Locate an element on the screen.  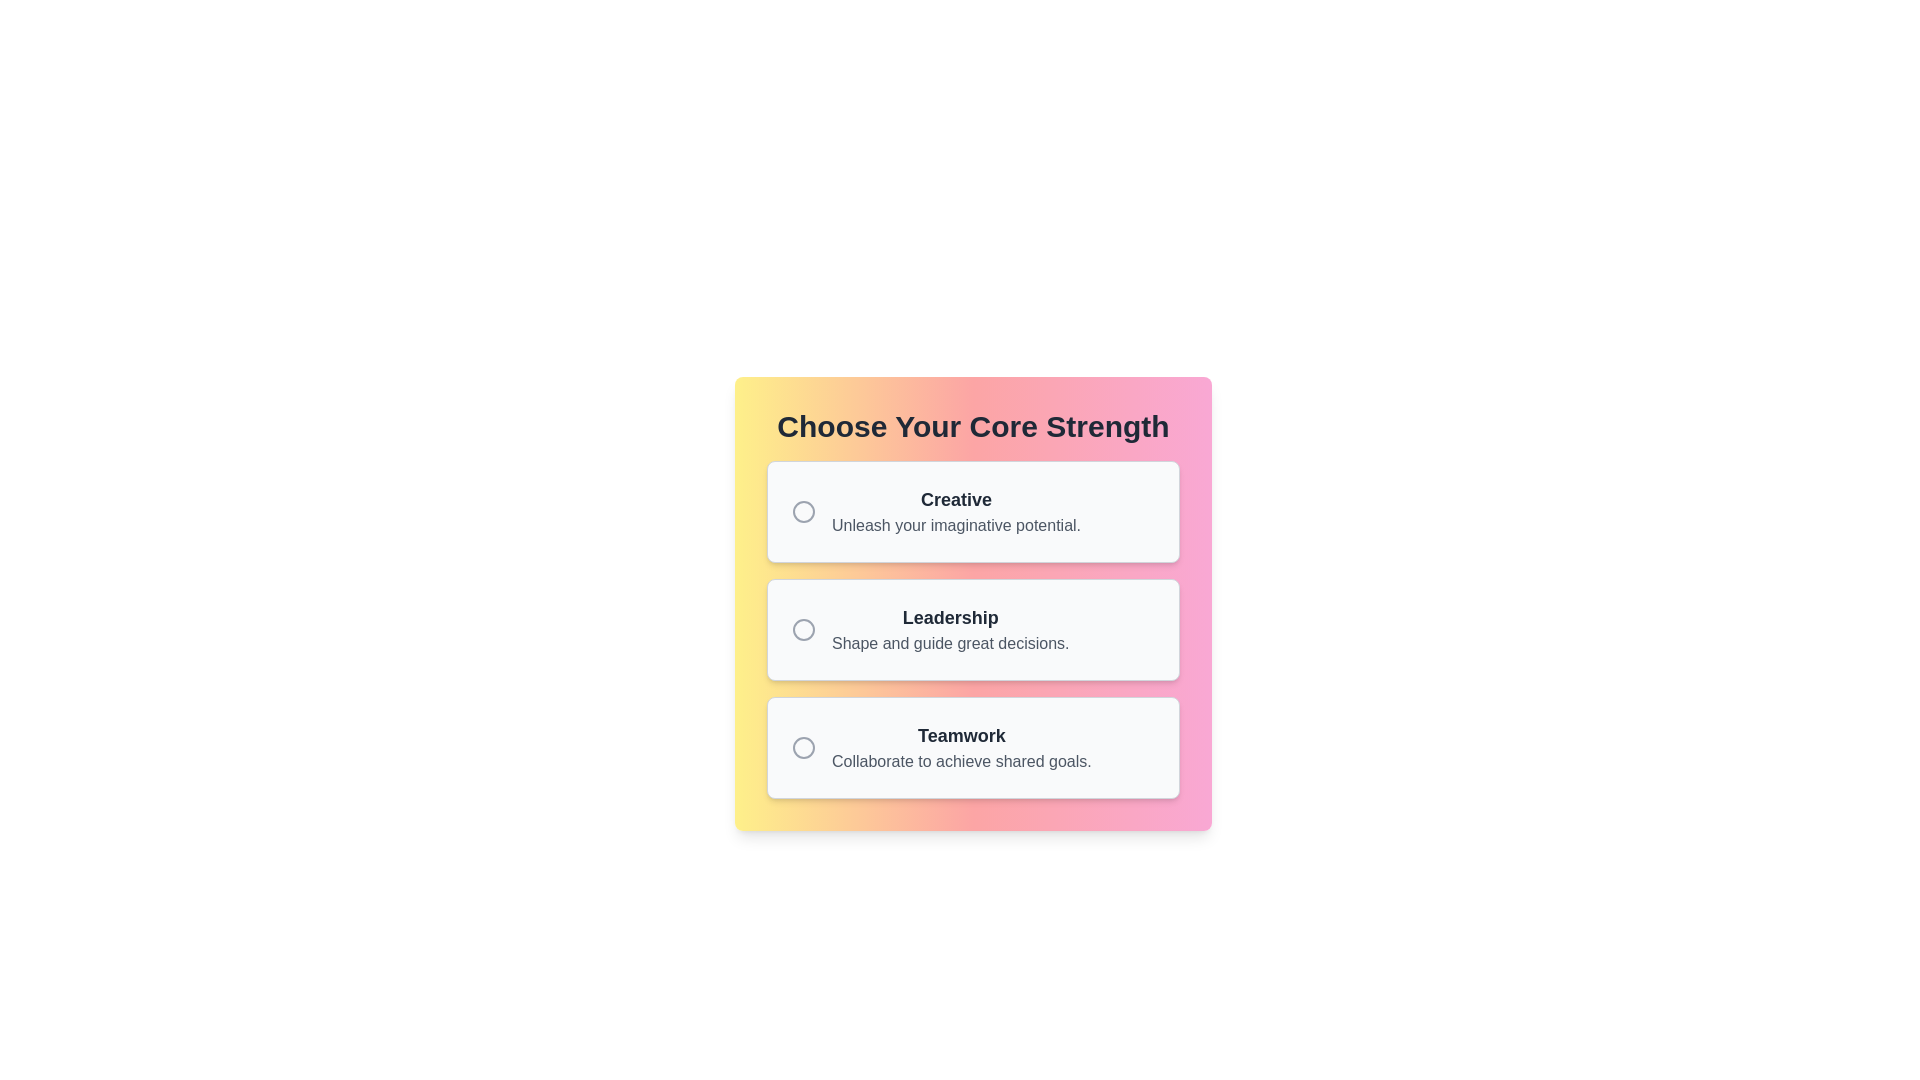
the text label that reads 'Unleash your imaginative potential.' which is positioned beneath the title 'Creative' in the uppermost option box under the header 'Choose Your Core Strength' is located at coordinates (955, 524).